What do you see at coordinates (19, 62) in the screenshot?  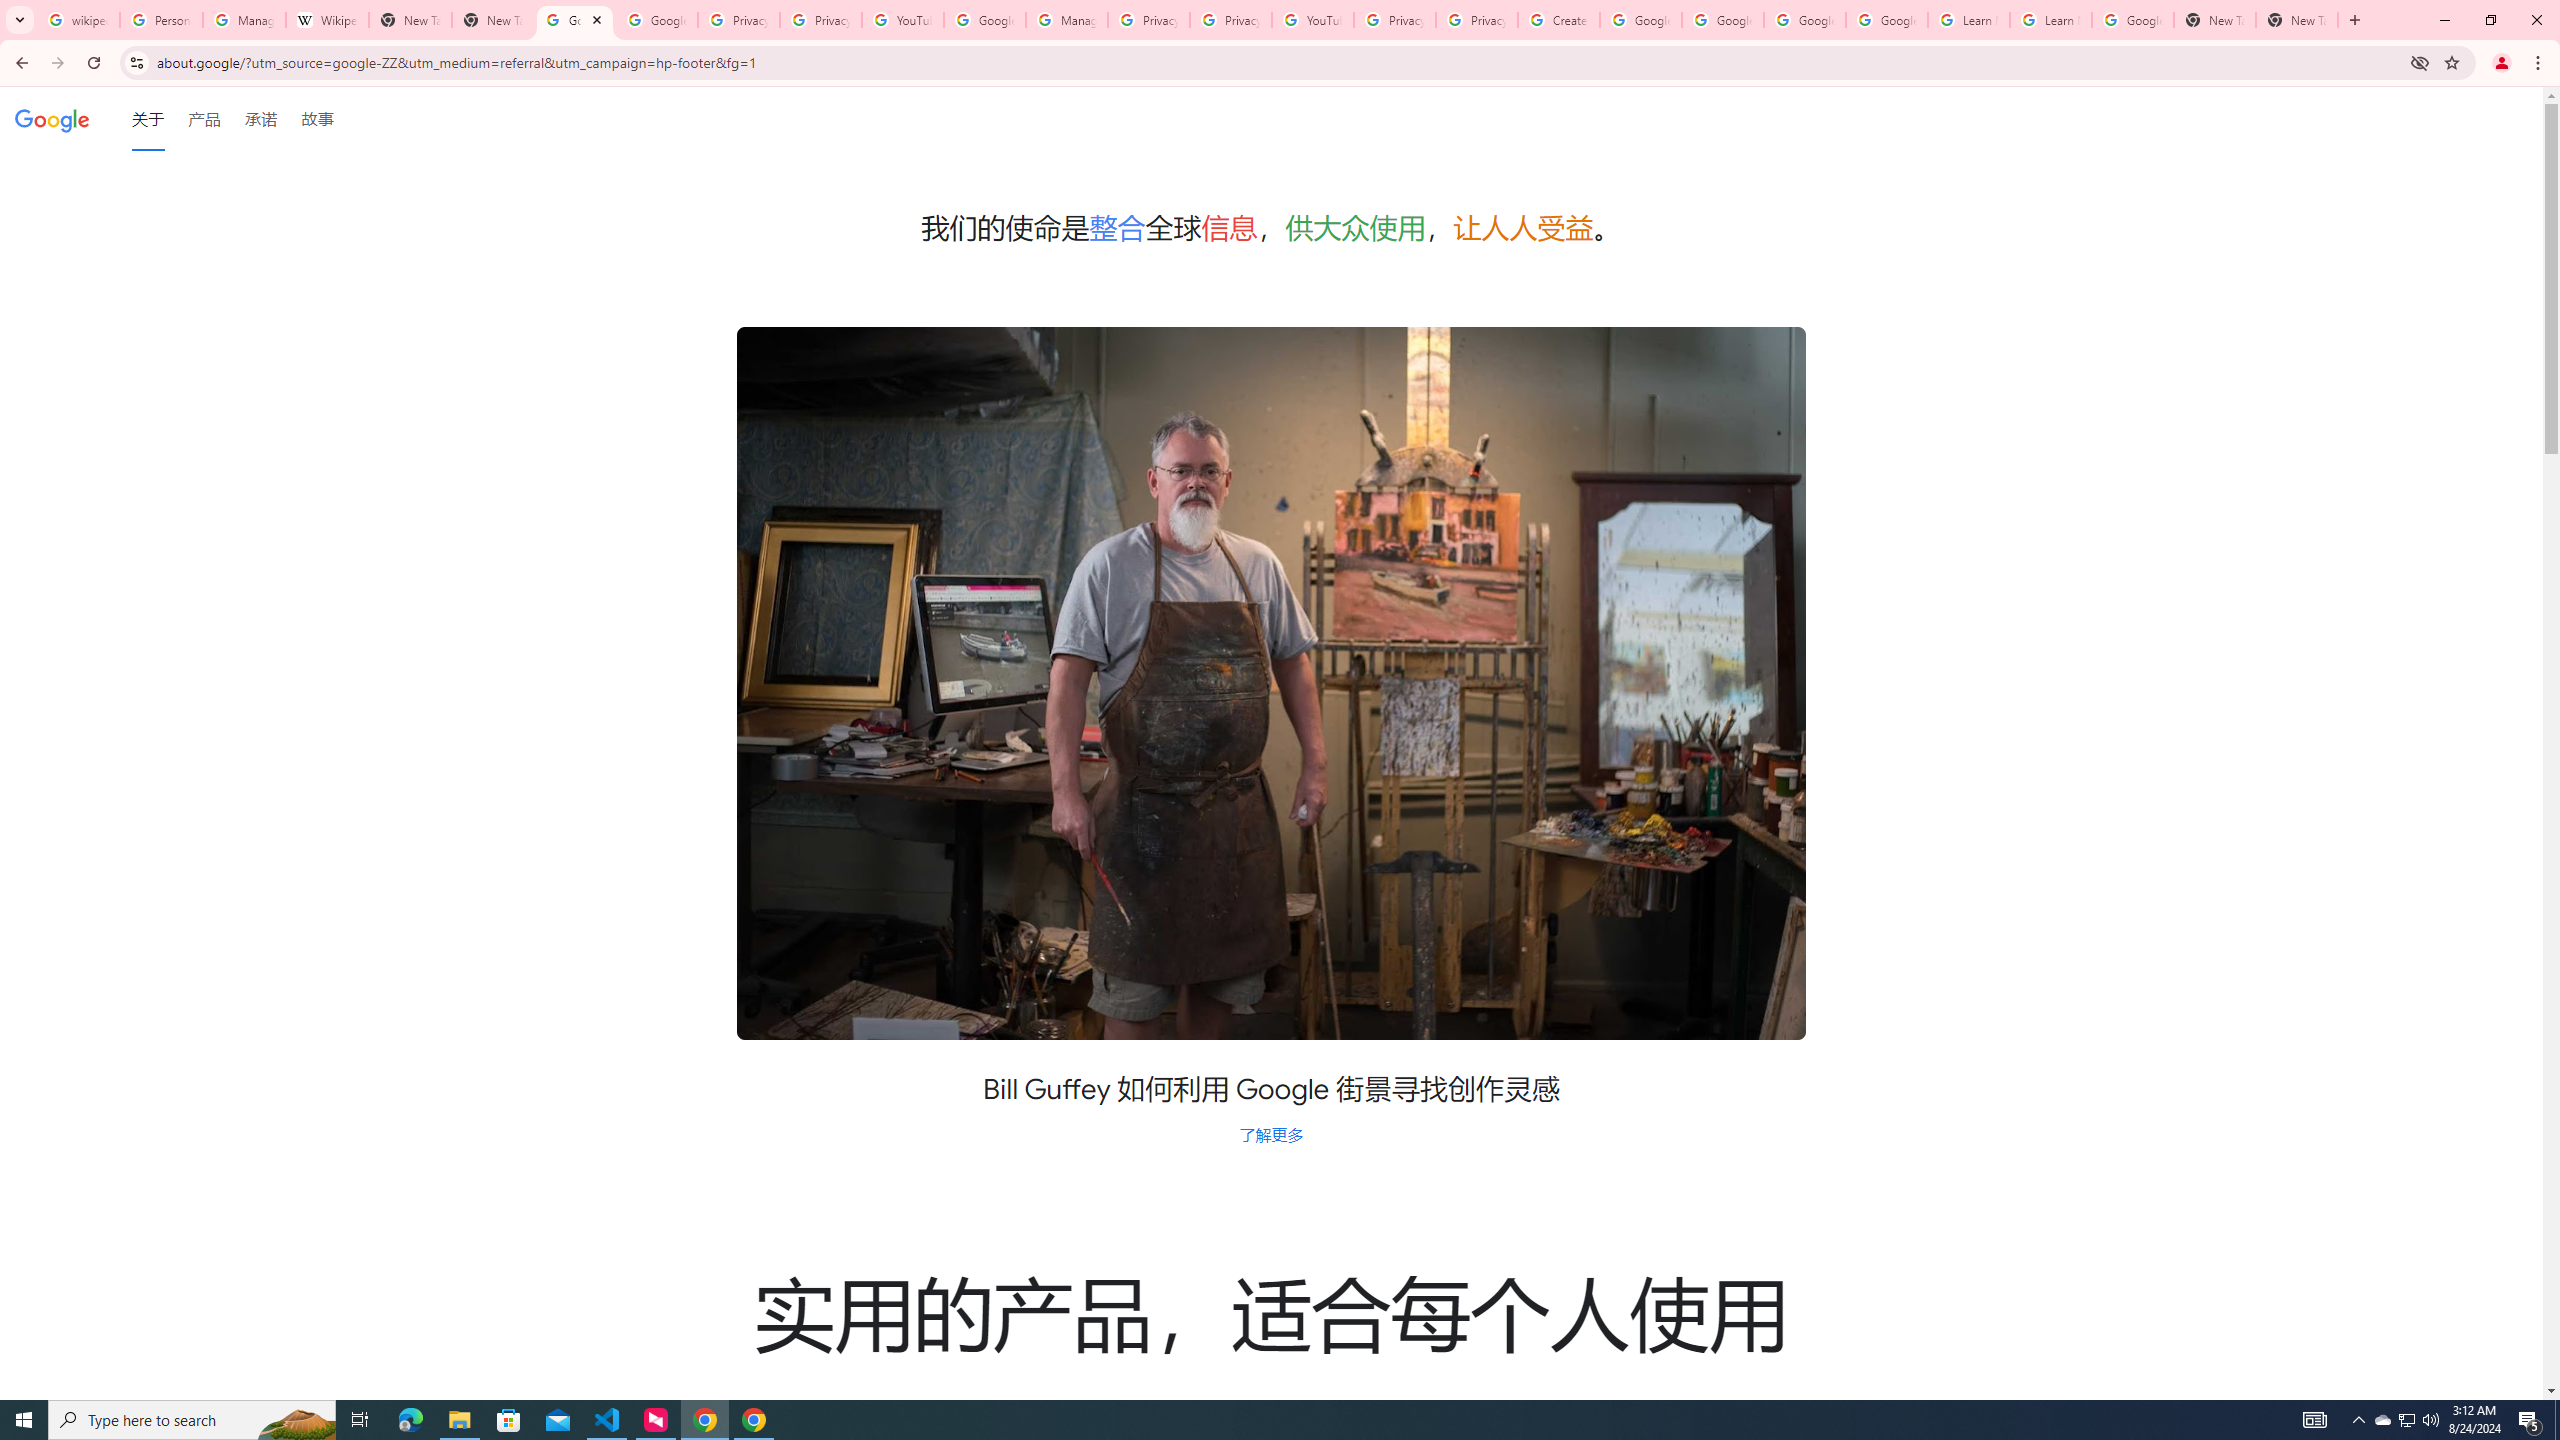 I see `'Back'` at bounding box center [19, 62].